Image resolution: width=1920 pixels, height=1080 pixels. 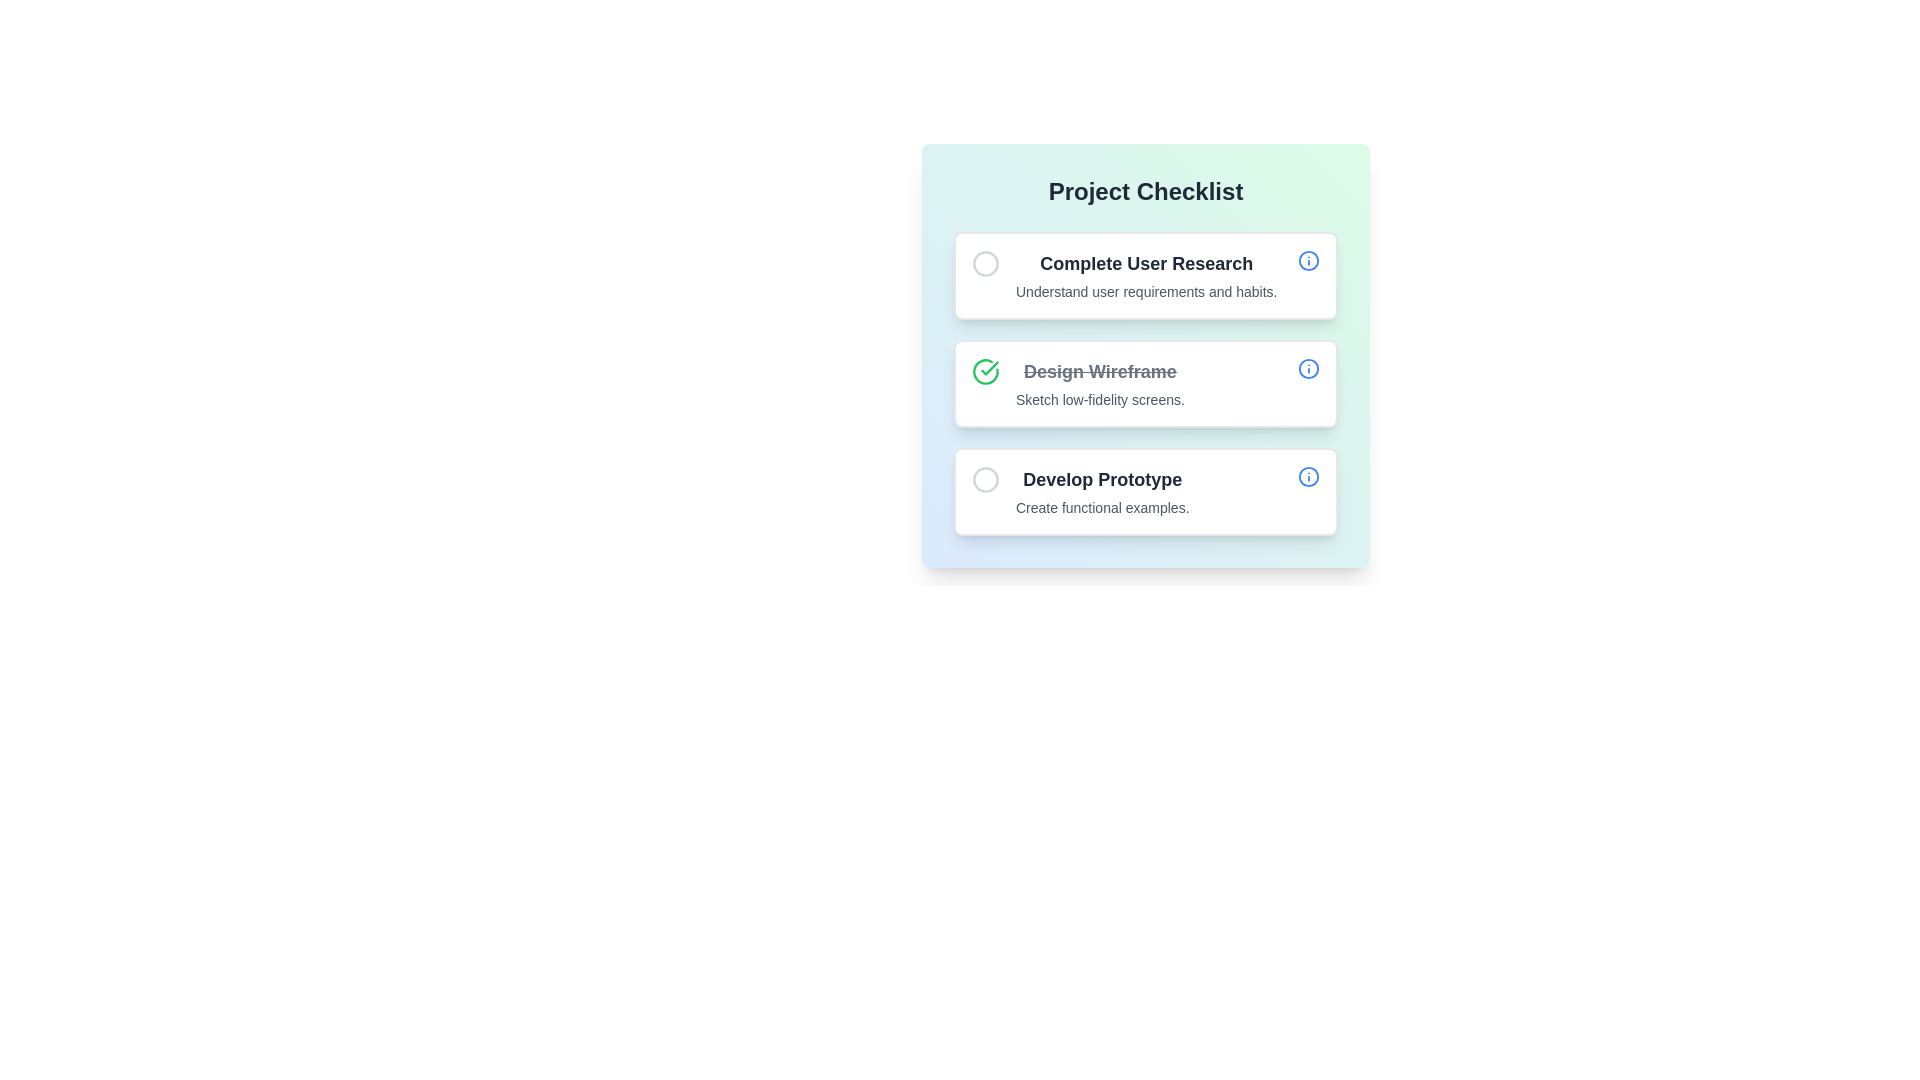 I want to click on the text label that identifies the task 'Complete User Research', so click(x=1146, y=262).